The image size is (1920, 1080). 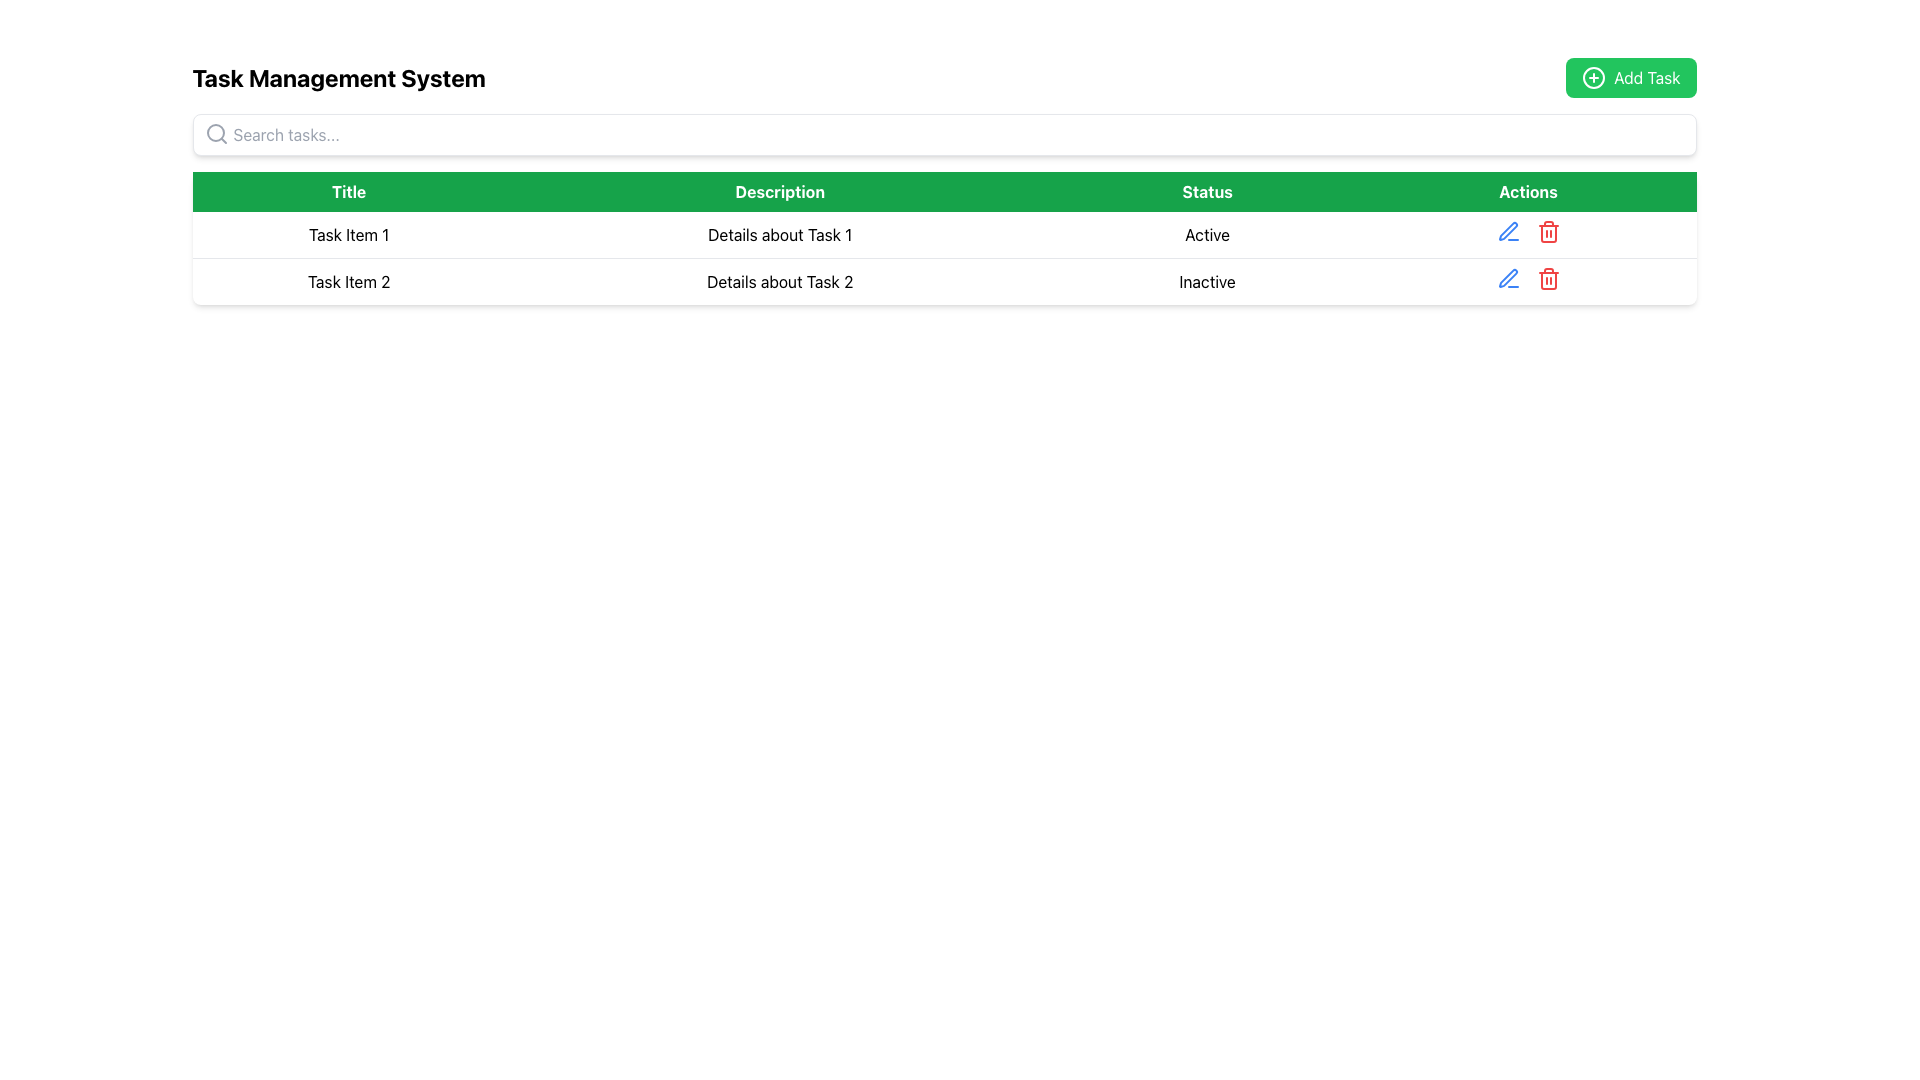 I want to click on text label stating 'Details about Task 2' located in the second row of the task management table under the 'Description' column, so click(x=779, y=281).